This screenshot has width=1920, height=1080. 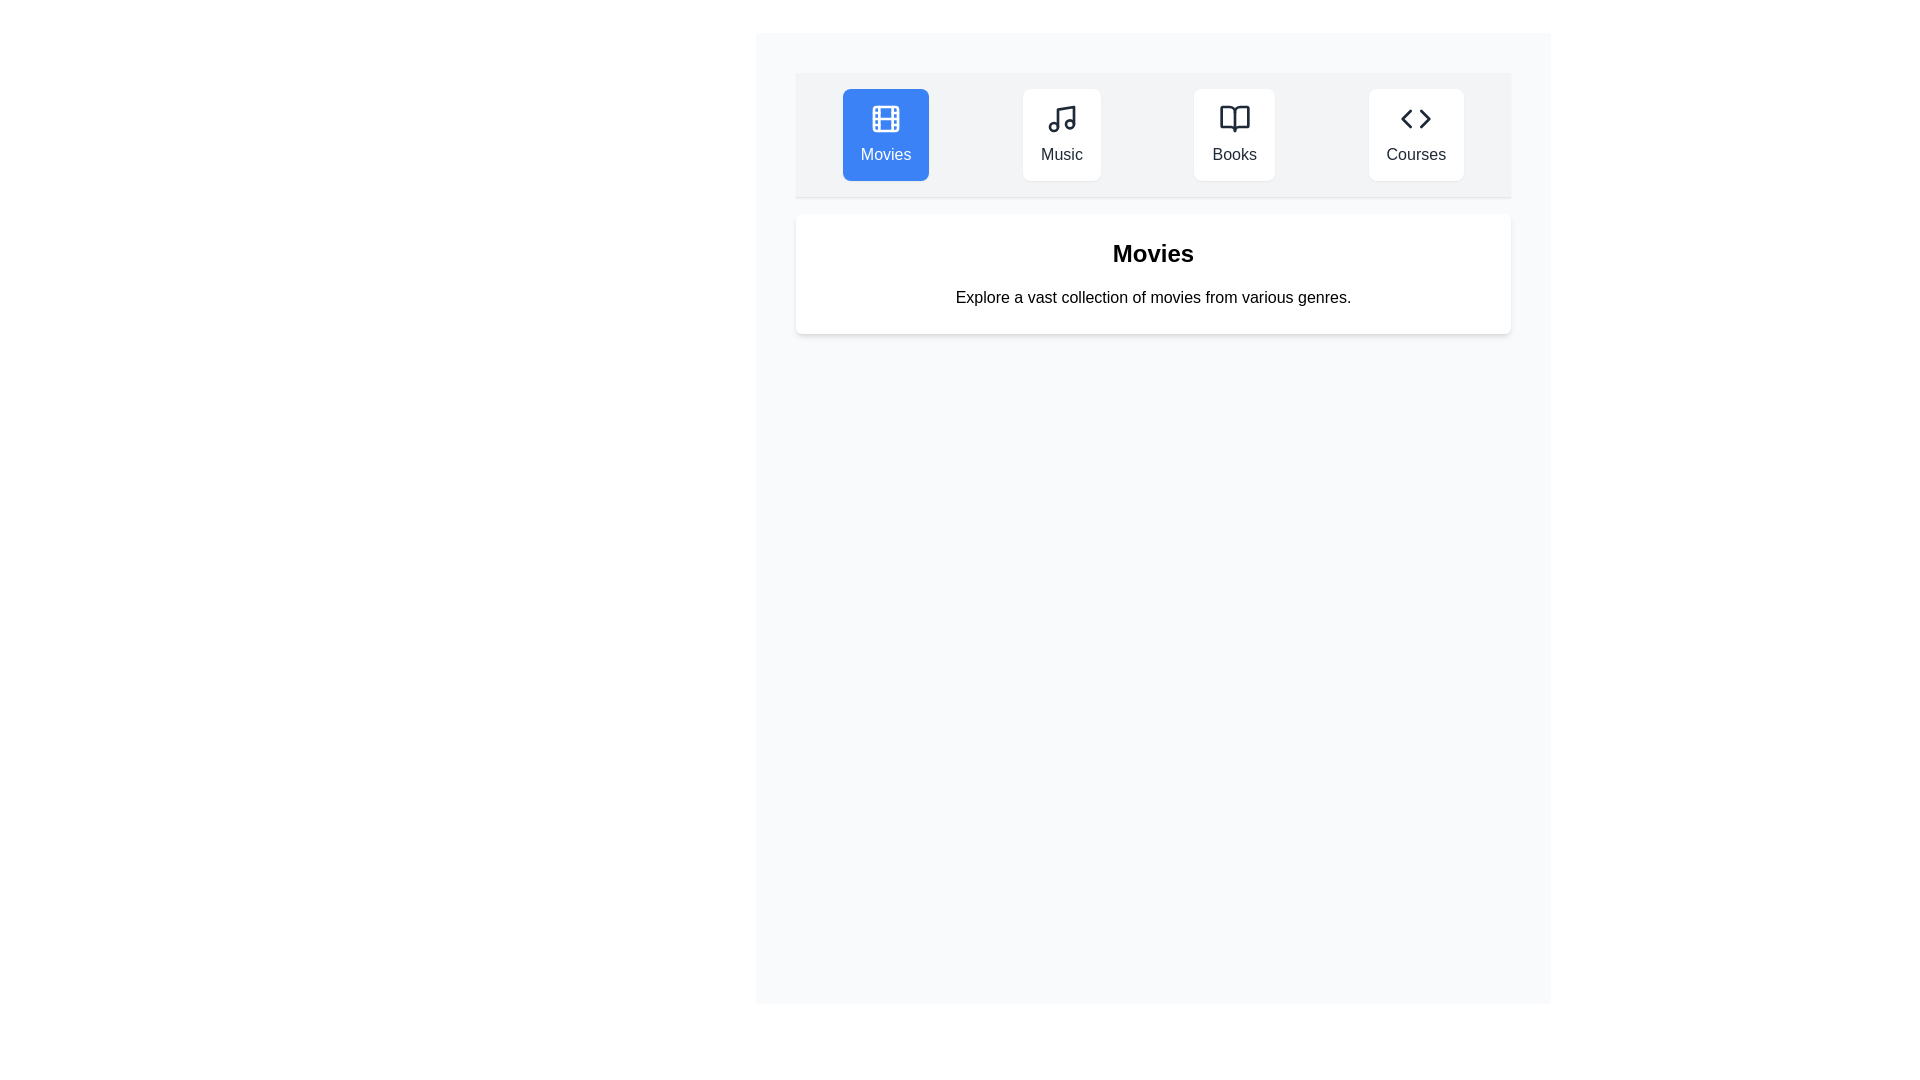 What do you see at coordinates (1060, 135) in the screenshot?
I see `the Music tab to view its content` at bounding box center [1060, 135].